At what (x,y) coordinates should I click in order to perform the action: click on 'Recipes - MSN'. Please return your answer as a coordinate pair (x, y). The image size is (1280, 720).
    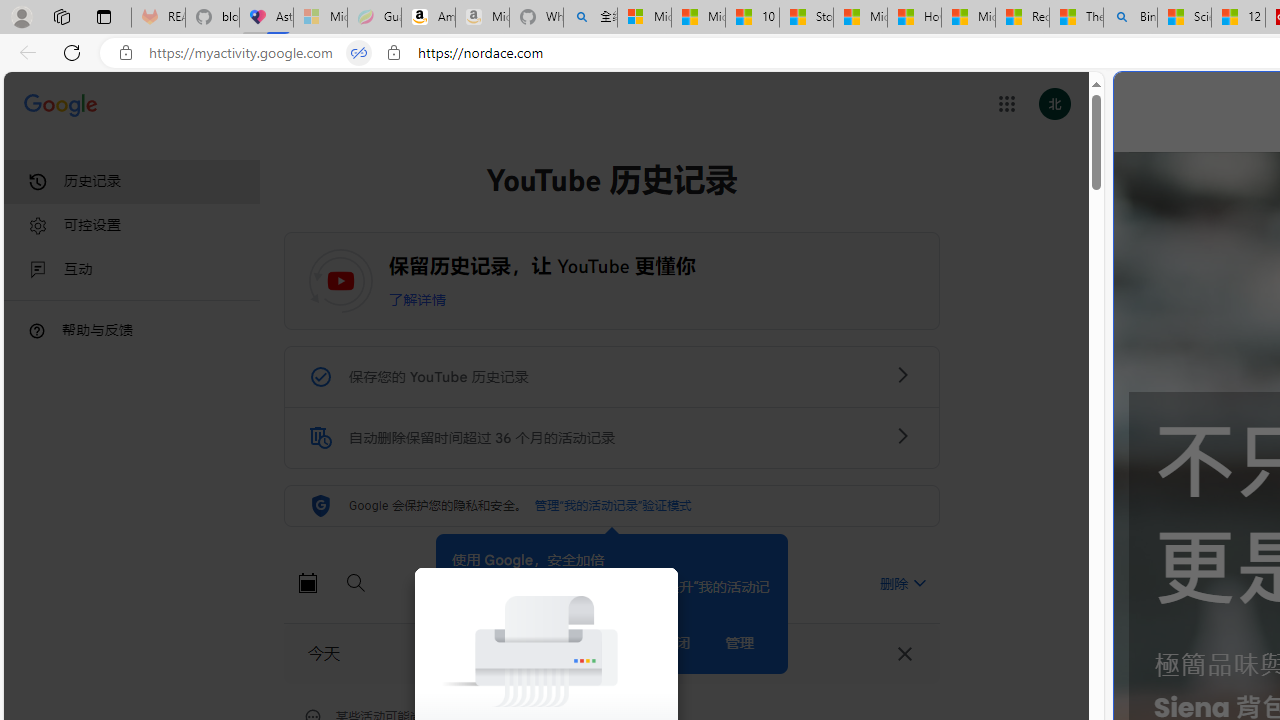
    Looking at the image, I should click on (1022, 17).